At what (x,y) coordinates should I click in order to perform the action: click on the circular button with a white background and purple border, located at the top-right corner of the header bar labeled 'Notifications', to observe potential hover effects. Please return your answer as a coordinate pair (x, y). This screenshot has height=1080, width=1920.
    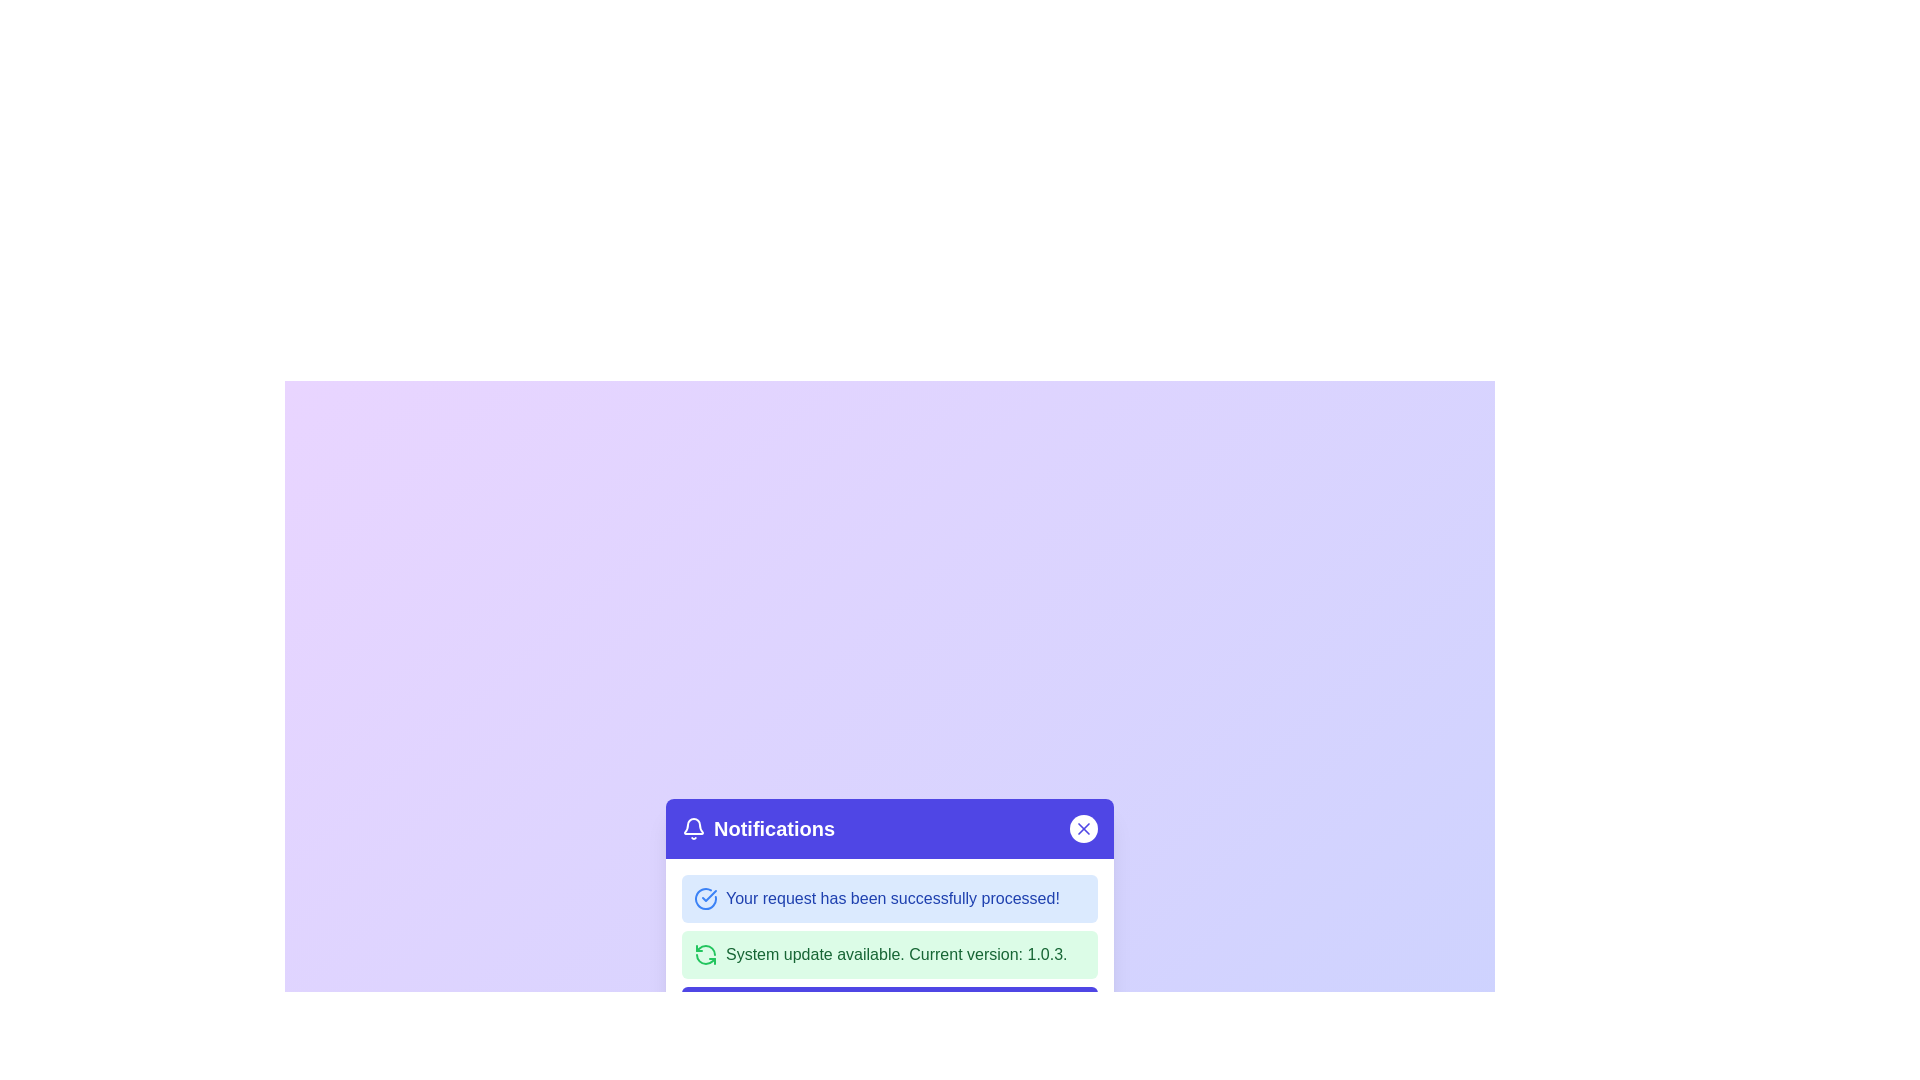
    Looking at the image, I should click on (1083, 829).